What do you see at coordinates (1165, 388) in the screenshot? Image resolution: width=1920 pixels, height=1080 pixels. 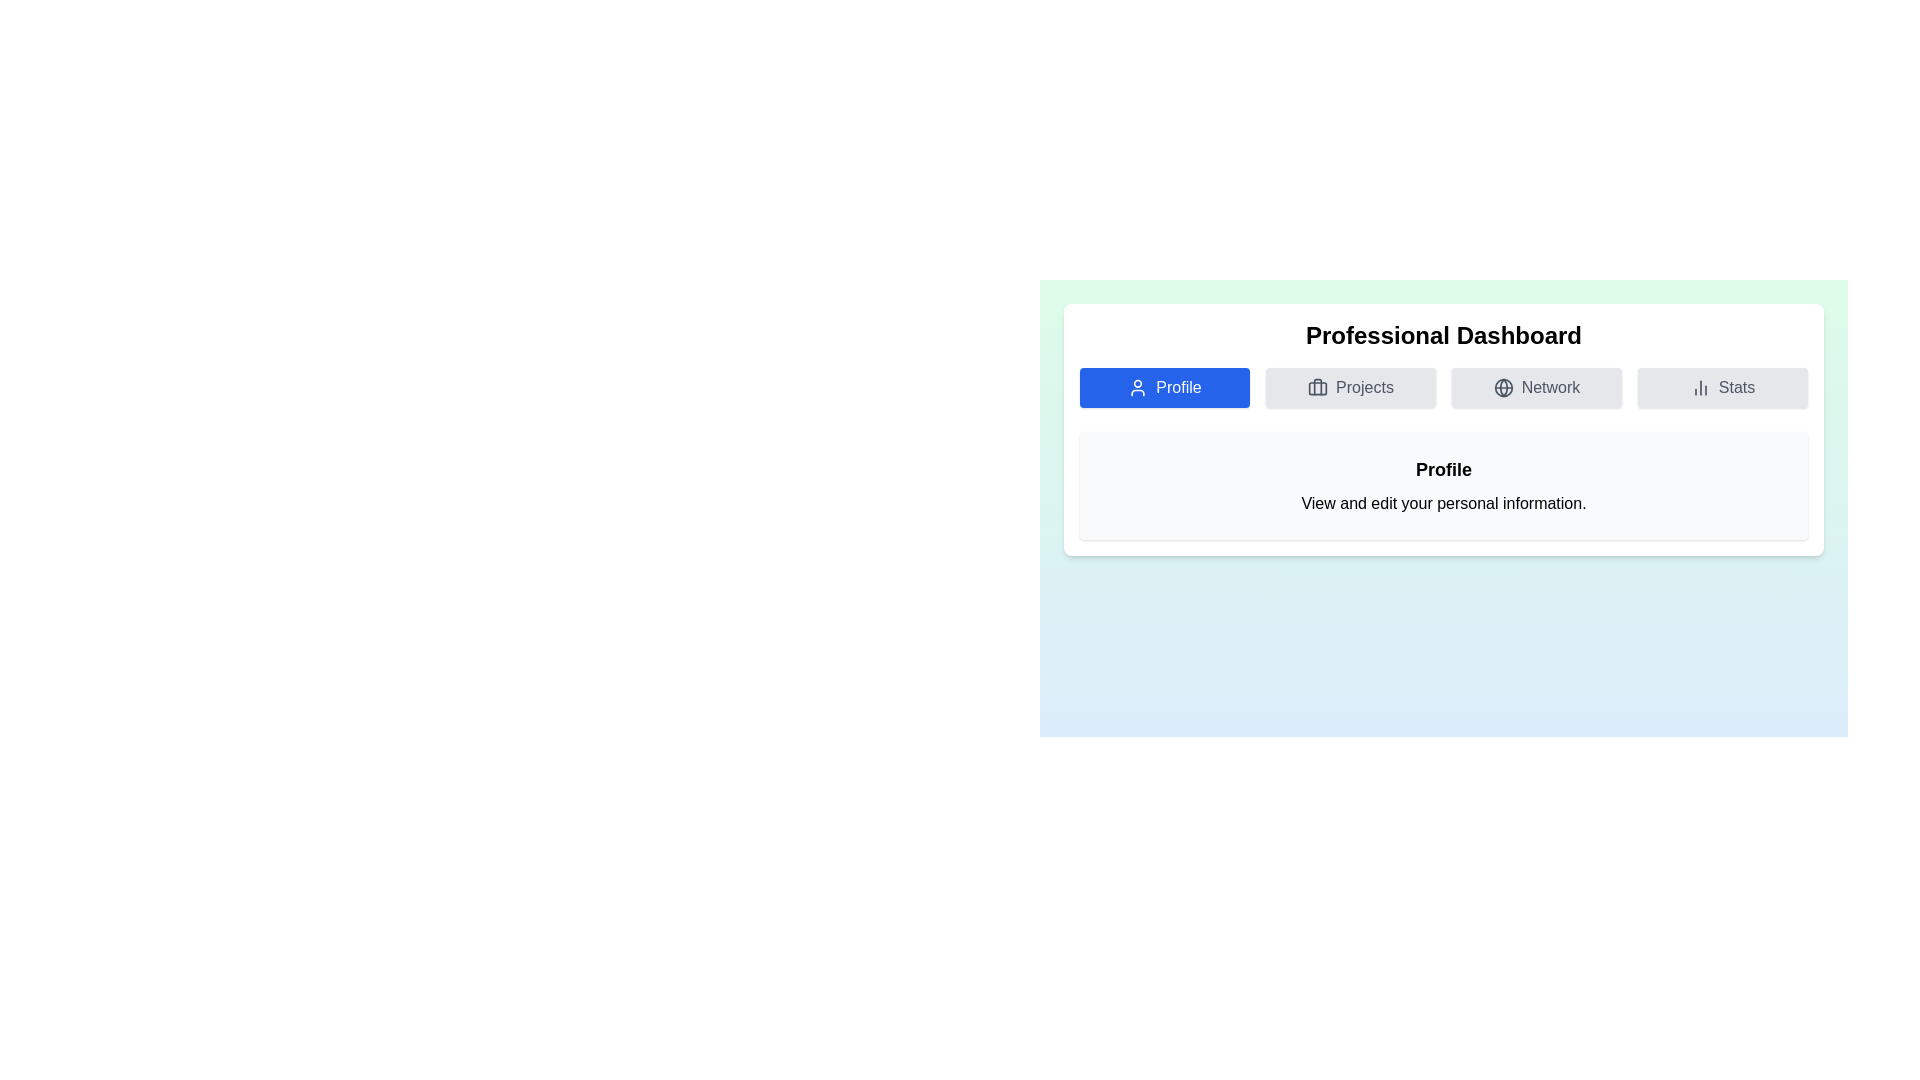 I see `the tab labeled Profile` at bounding box center [1165, 388].